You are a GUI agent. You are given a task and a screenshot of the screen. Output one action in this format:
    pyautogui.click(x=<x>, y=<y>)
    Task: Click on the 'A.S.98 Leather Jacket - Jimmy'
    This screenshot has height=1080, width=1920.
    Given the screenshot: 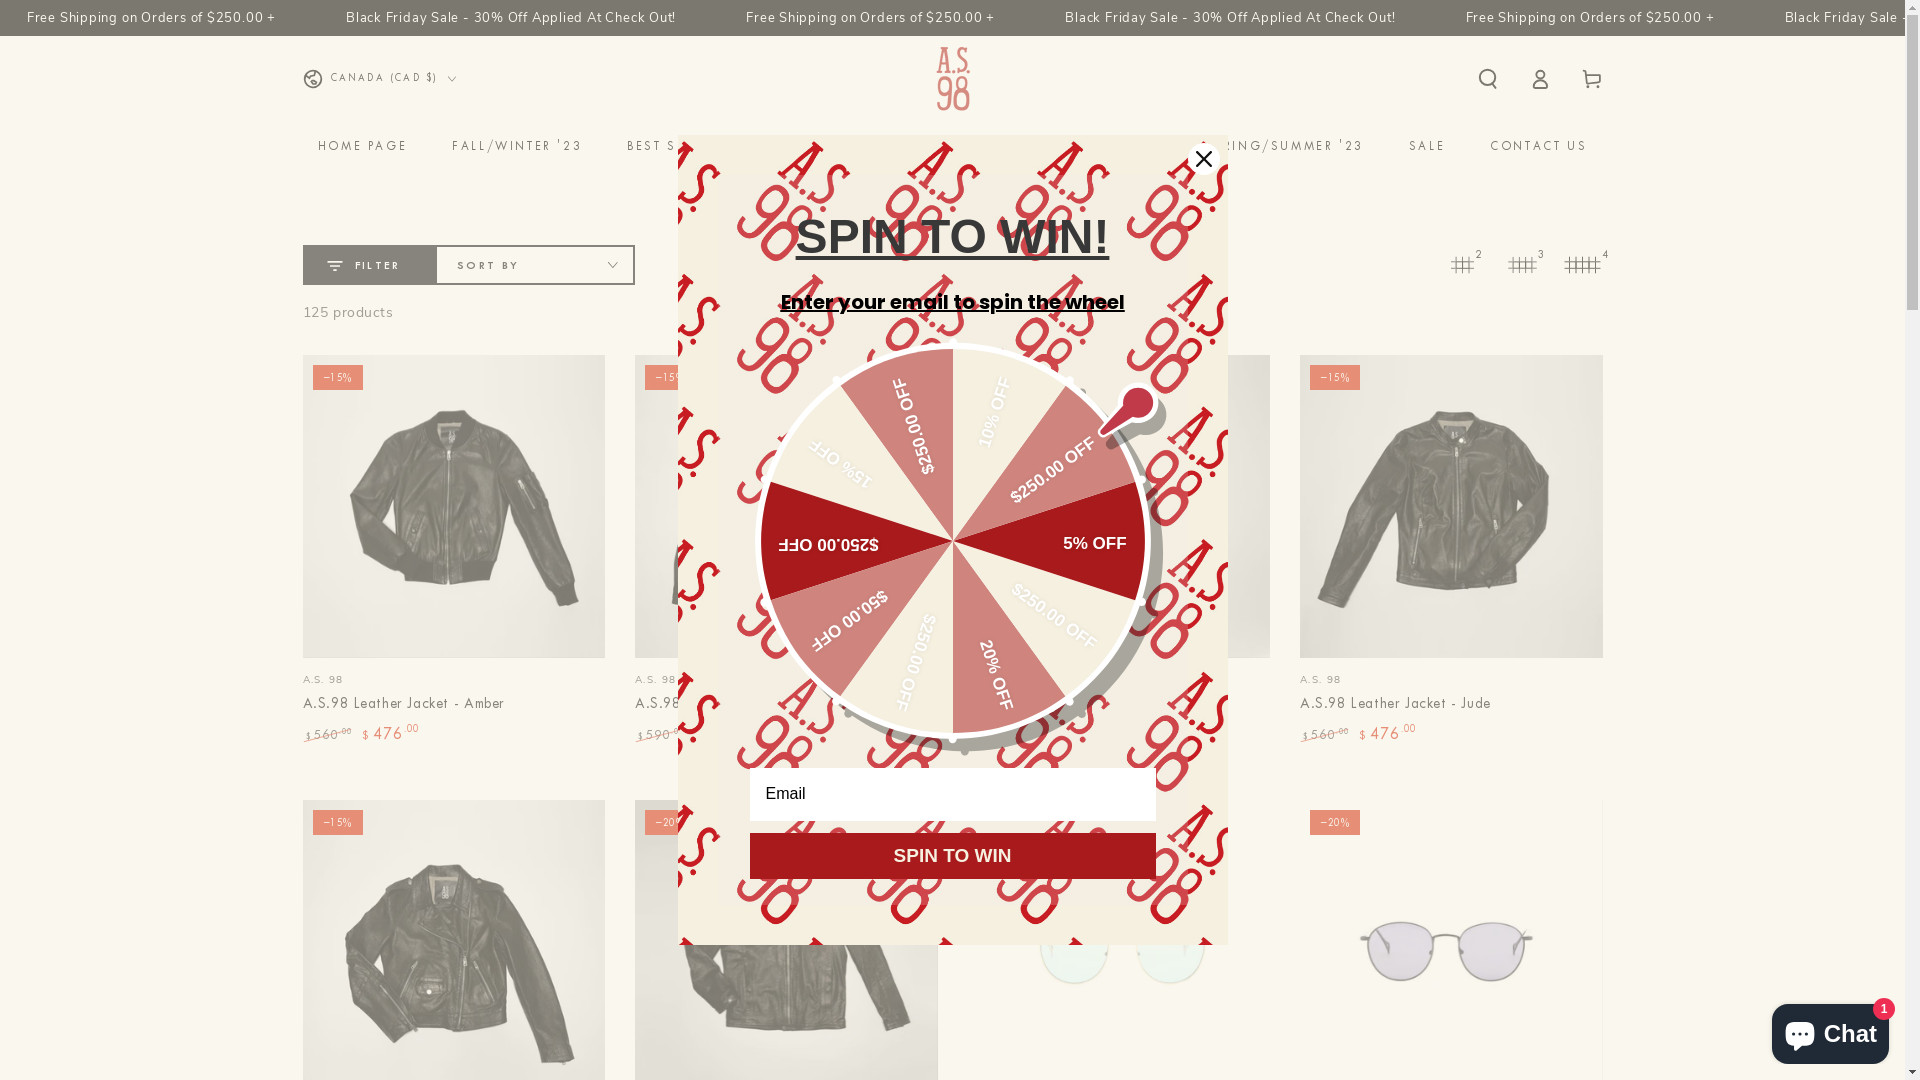 What is the action you would take?
    pyautogui.click(x=968, y=550)
    